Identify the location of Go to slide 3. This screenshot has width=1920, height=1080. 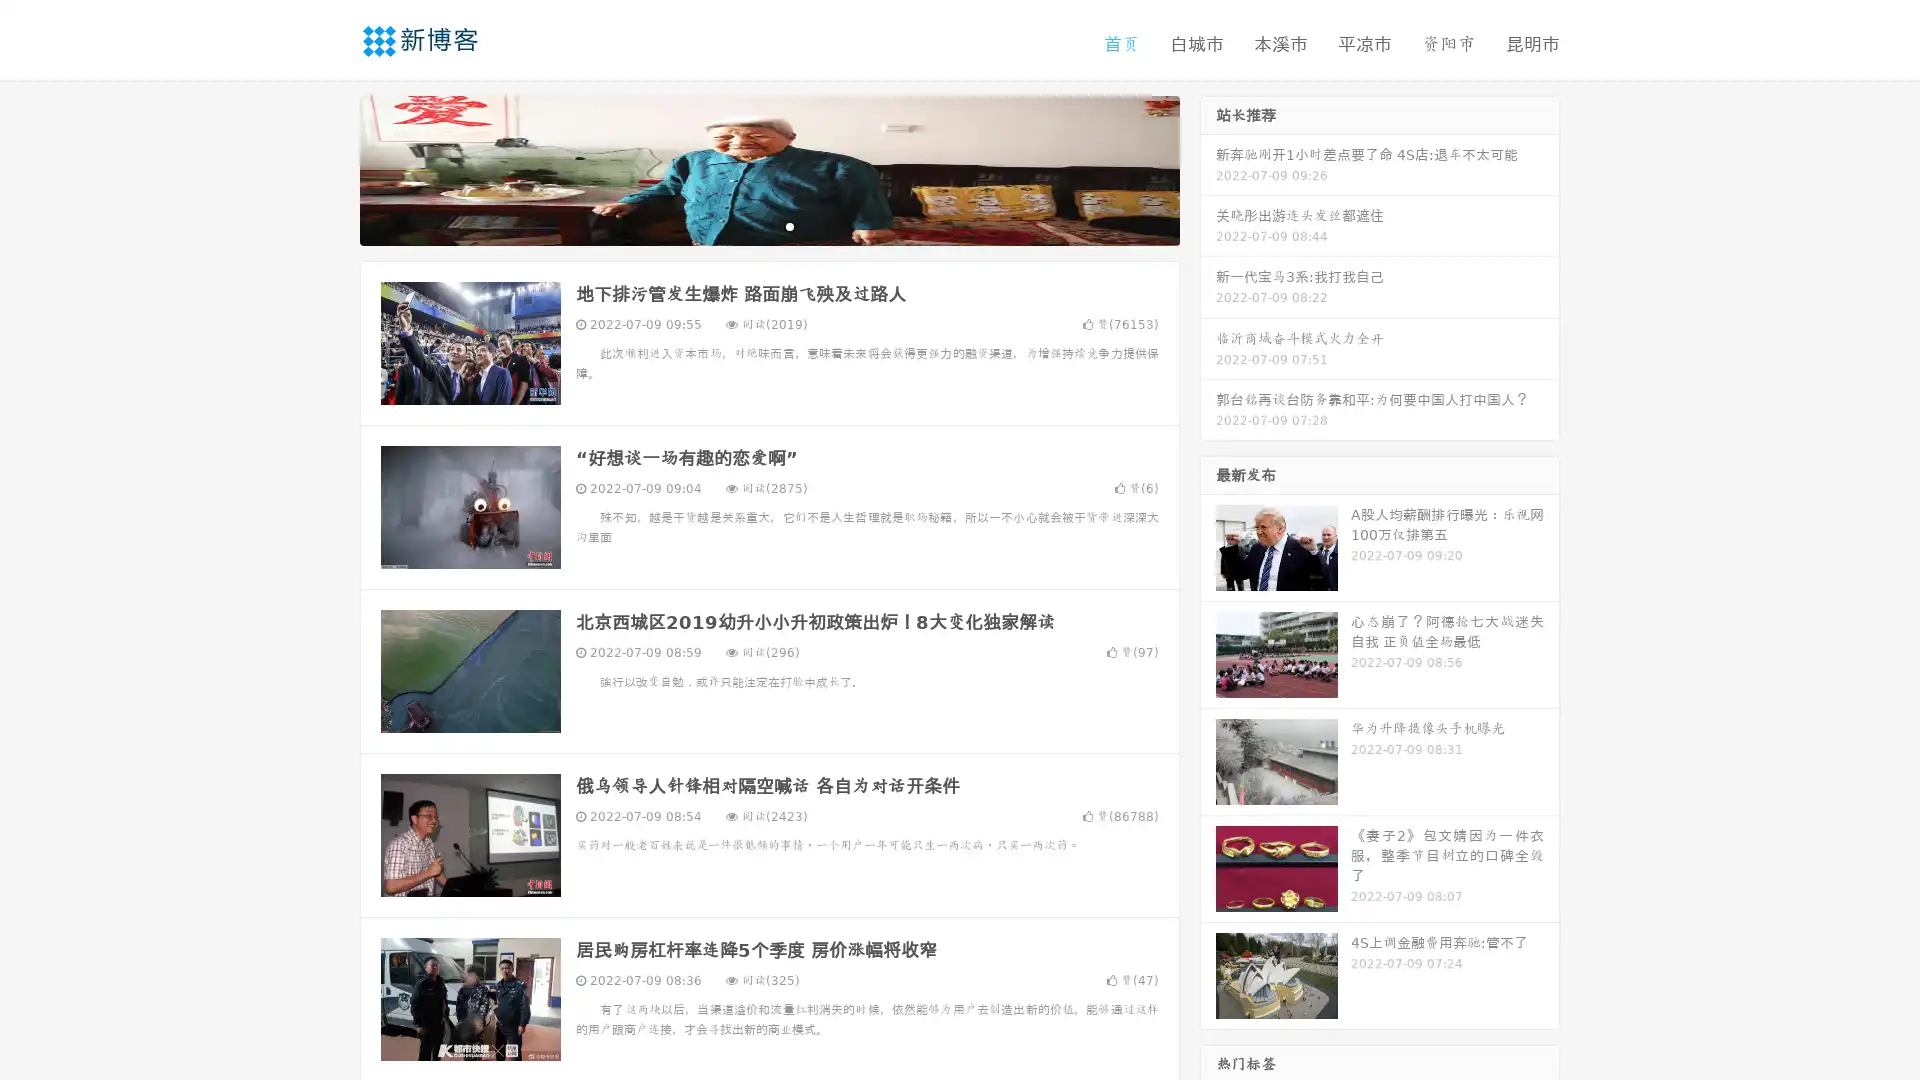
(789, 225).